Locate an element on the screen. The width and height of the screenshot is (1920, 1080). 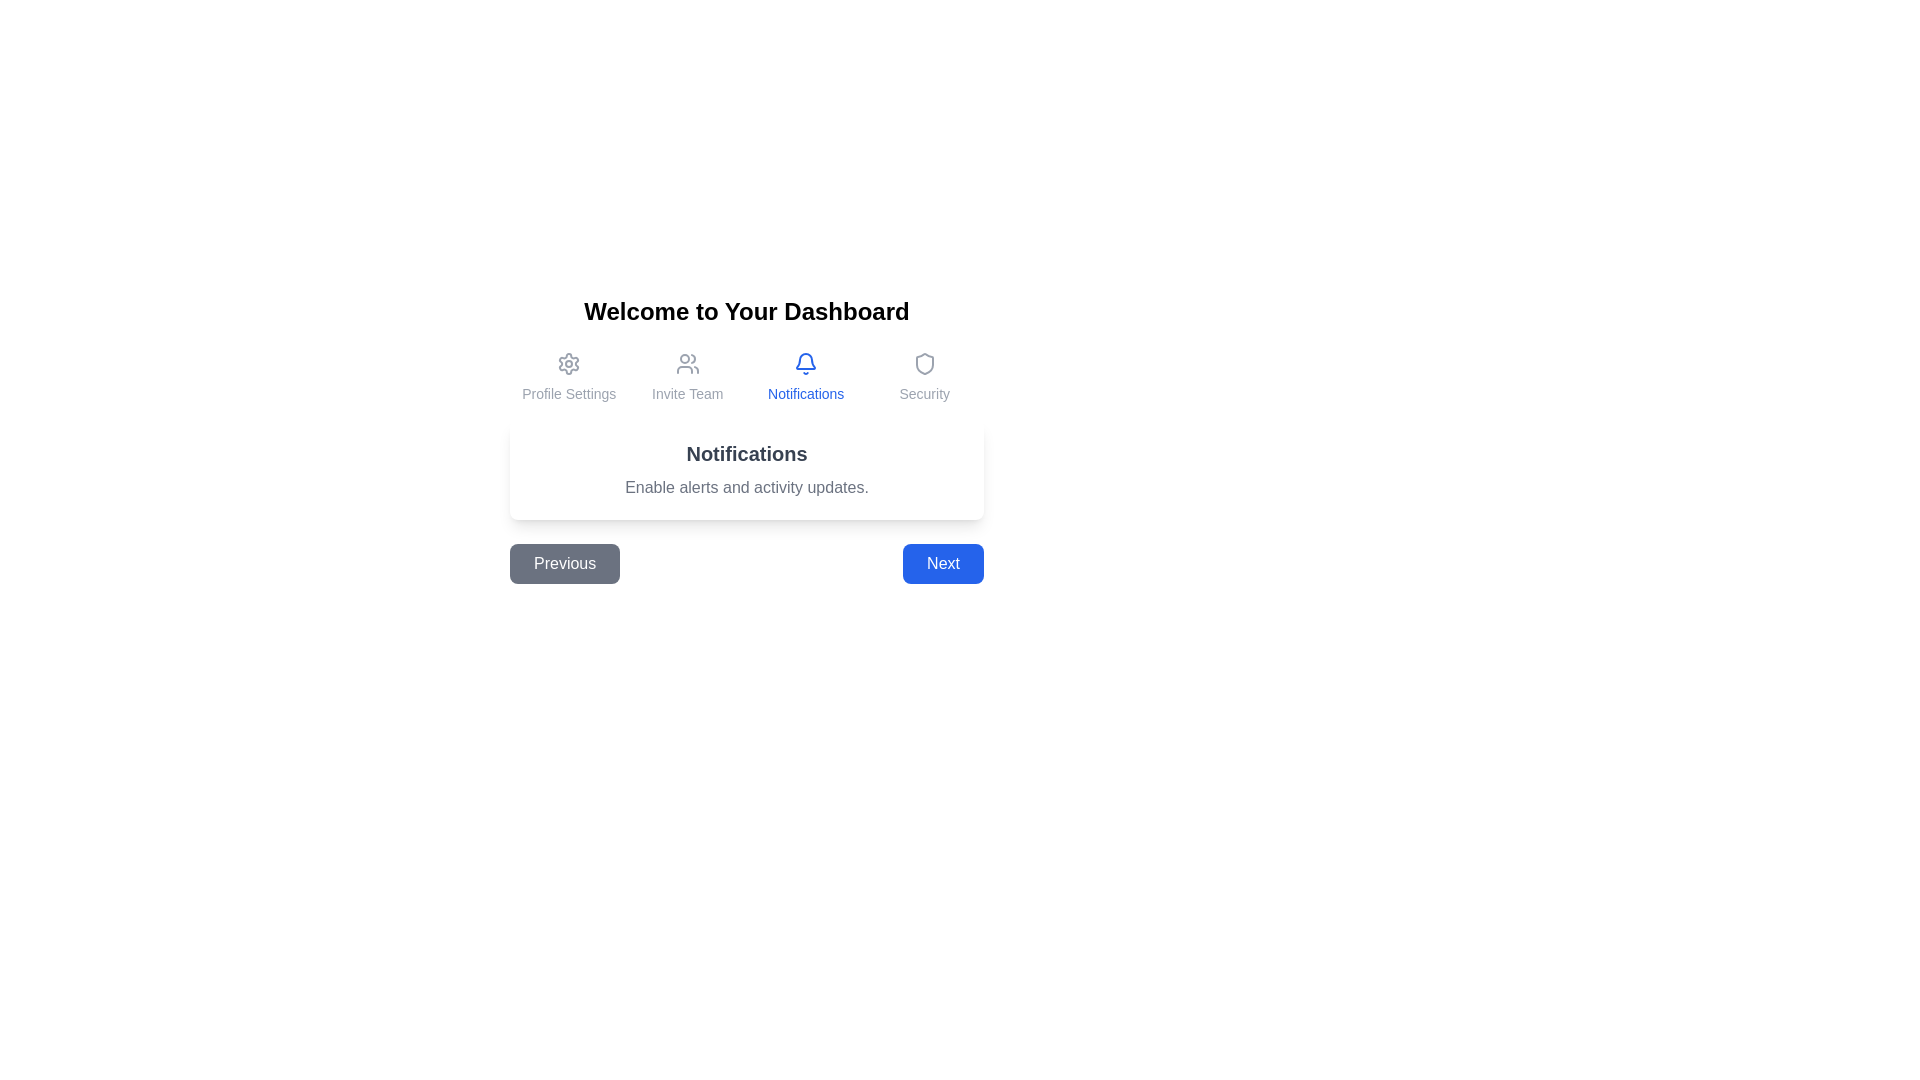
the welcome message text element that serves as the title for the dashboard interface, which is centrally aligned above the smaller buttons is located at coordinates (746, 312).